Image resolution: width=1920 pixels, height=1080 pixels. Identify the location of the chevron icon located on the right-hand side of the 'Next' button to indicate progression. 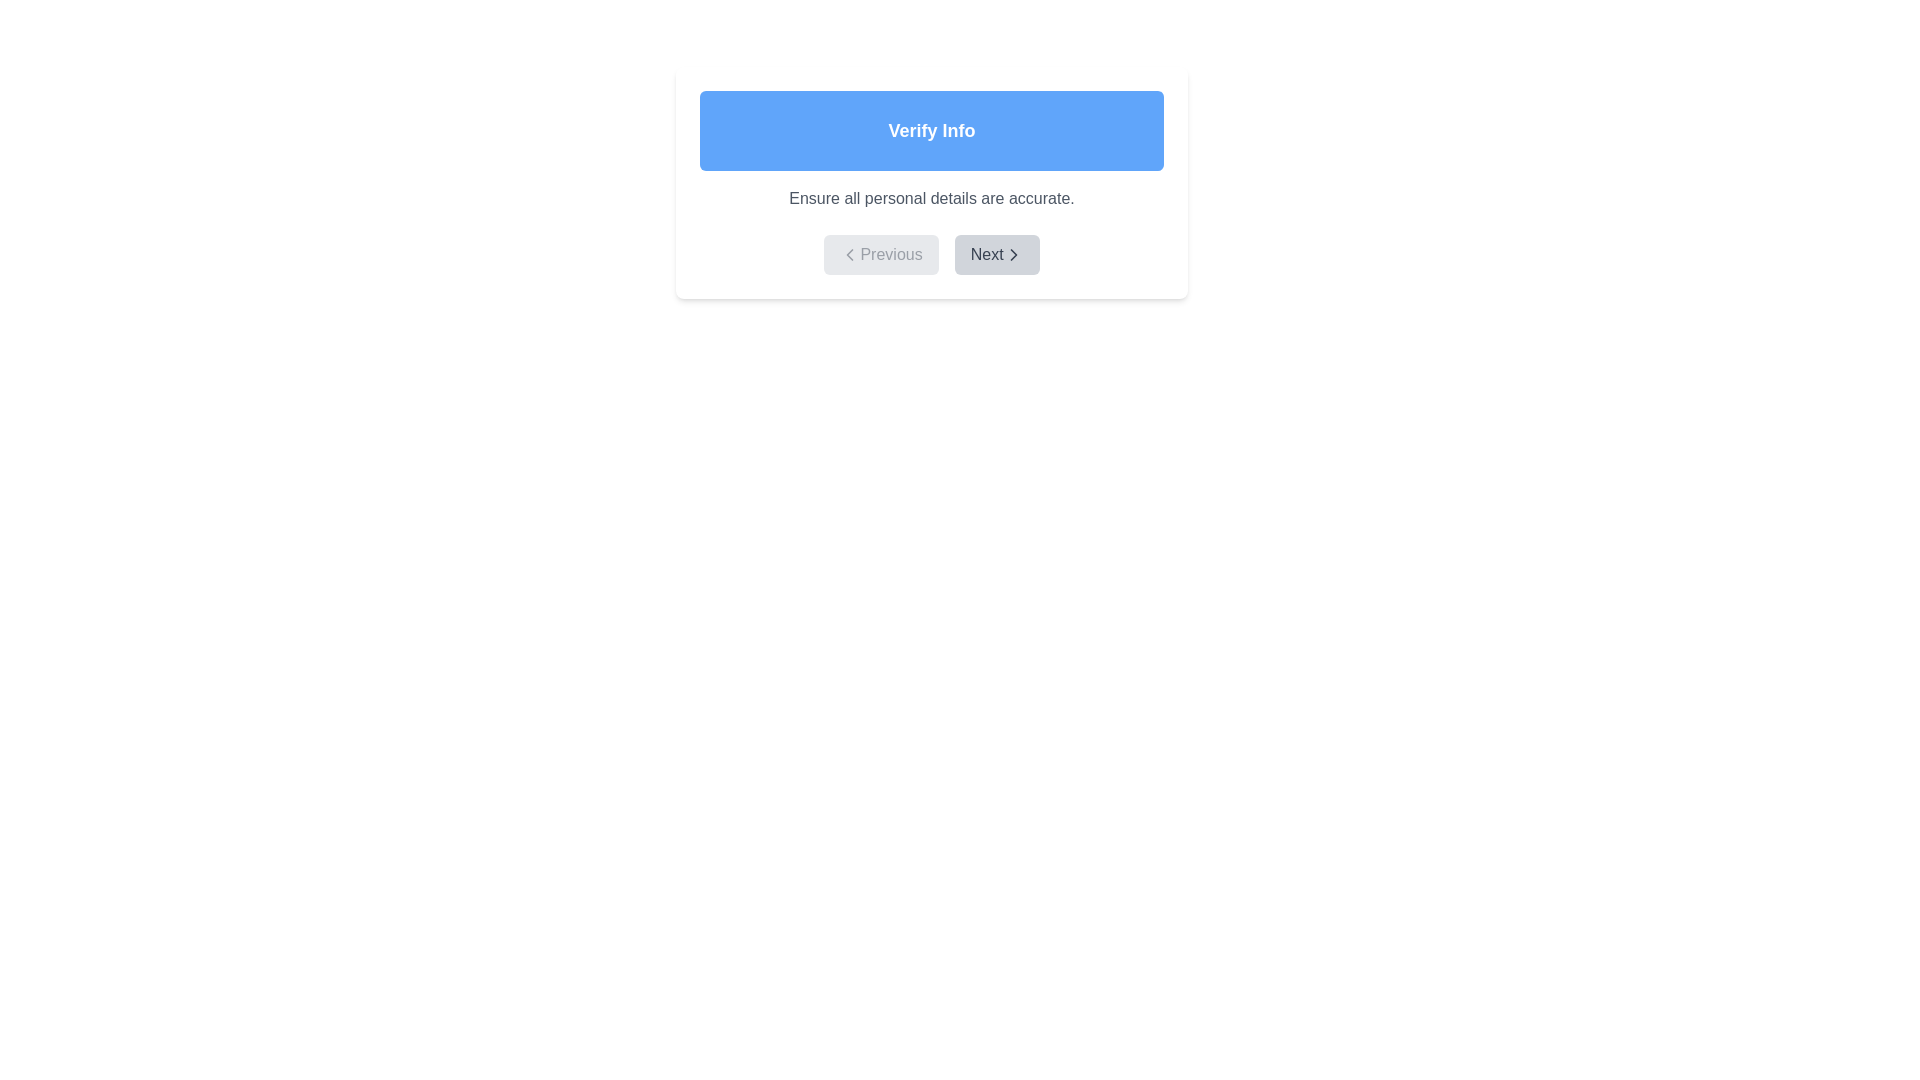
(1013, 253).